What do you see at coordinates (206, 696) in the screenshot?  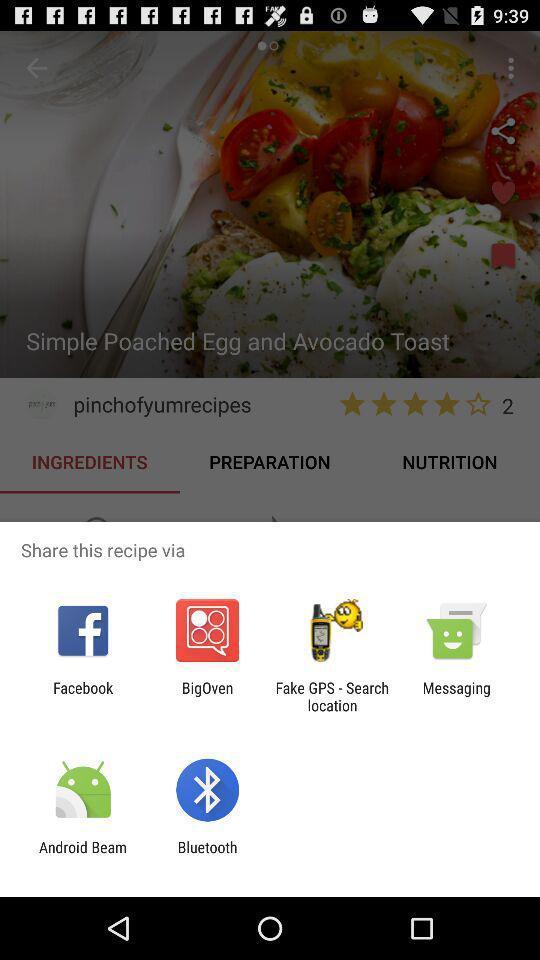 I see `bigoven` at bounding box center [206, 696].